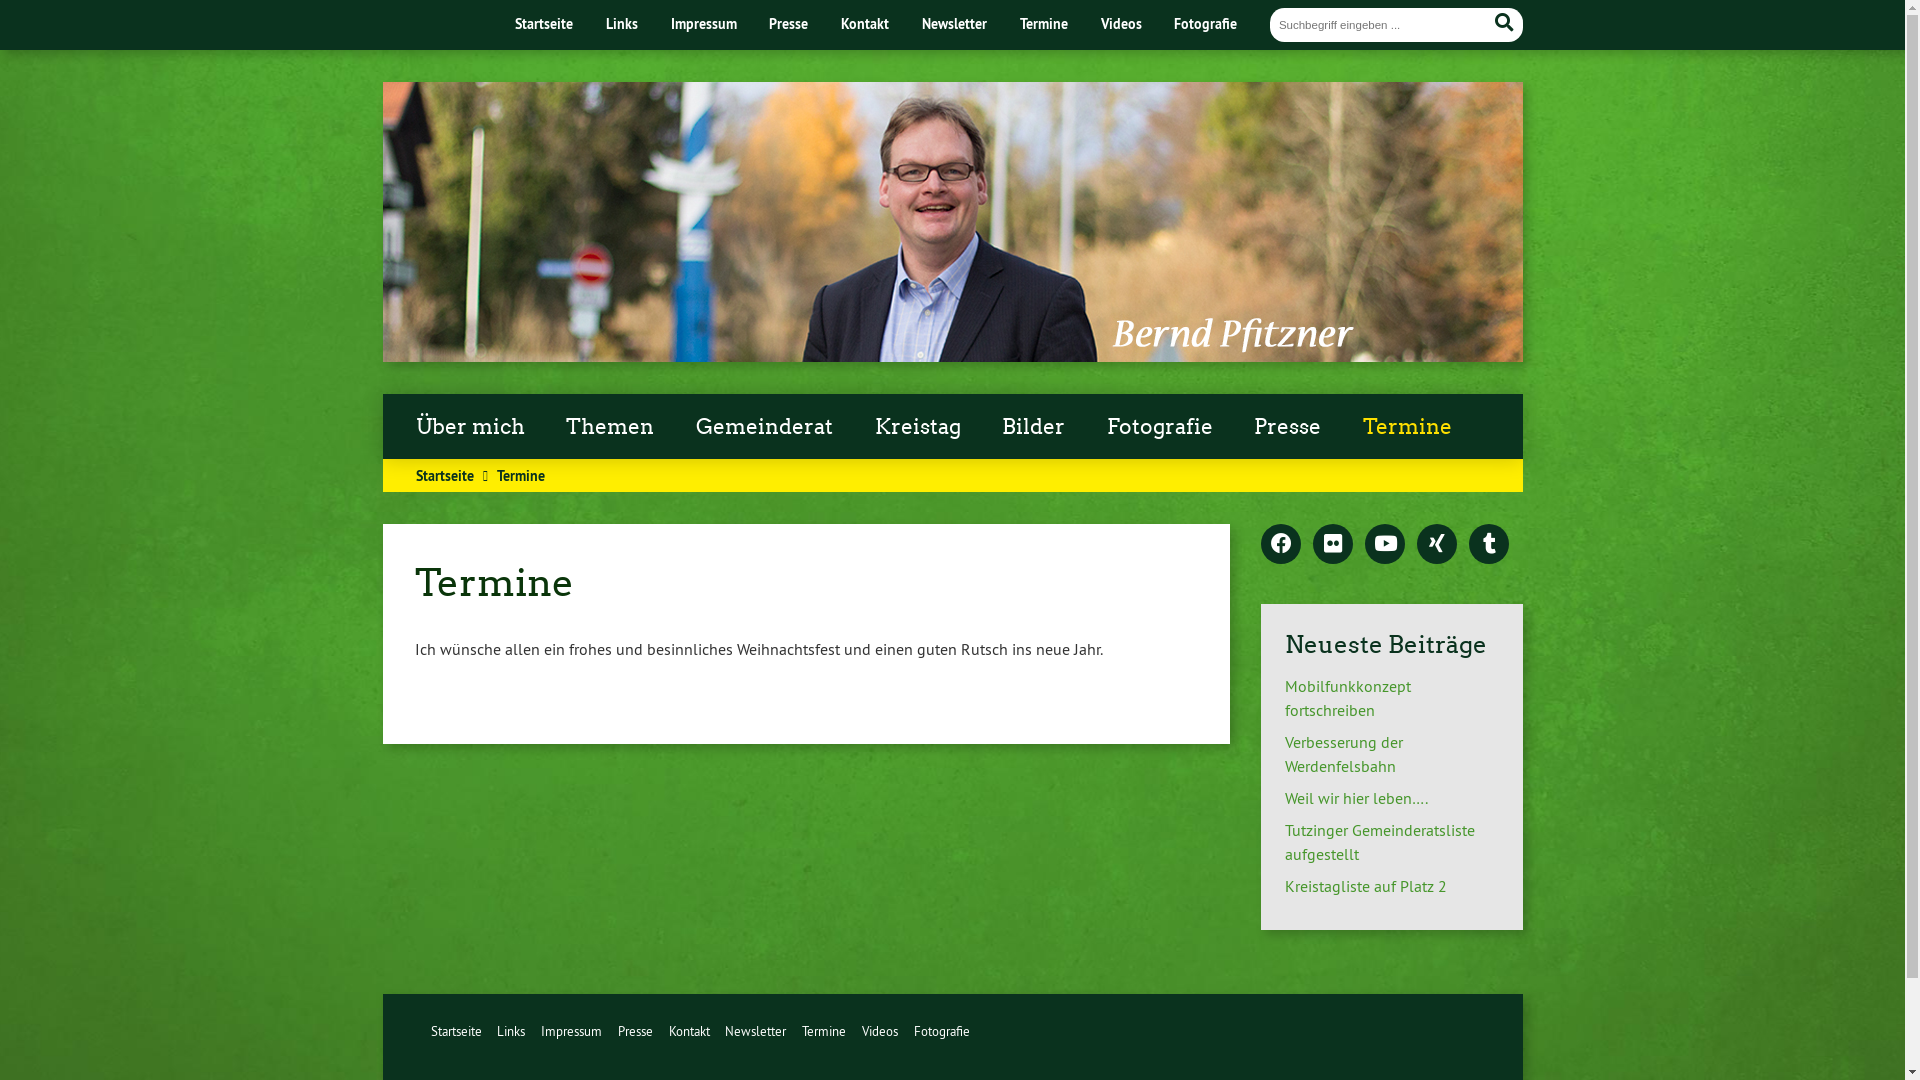 Image resolution: width=1920 pixels, height=1080 pixels. I want to click on 'Fotografie', so click(940, 1030).